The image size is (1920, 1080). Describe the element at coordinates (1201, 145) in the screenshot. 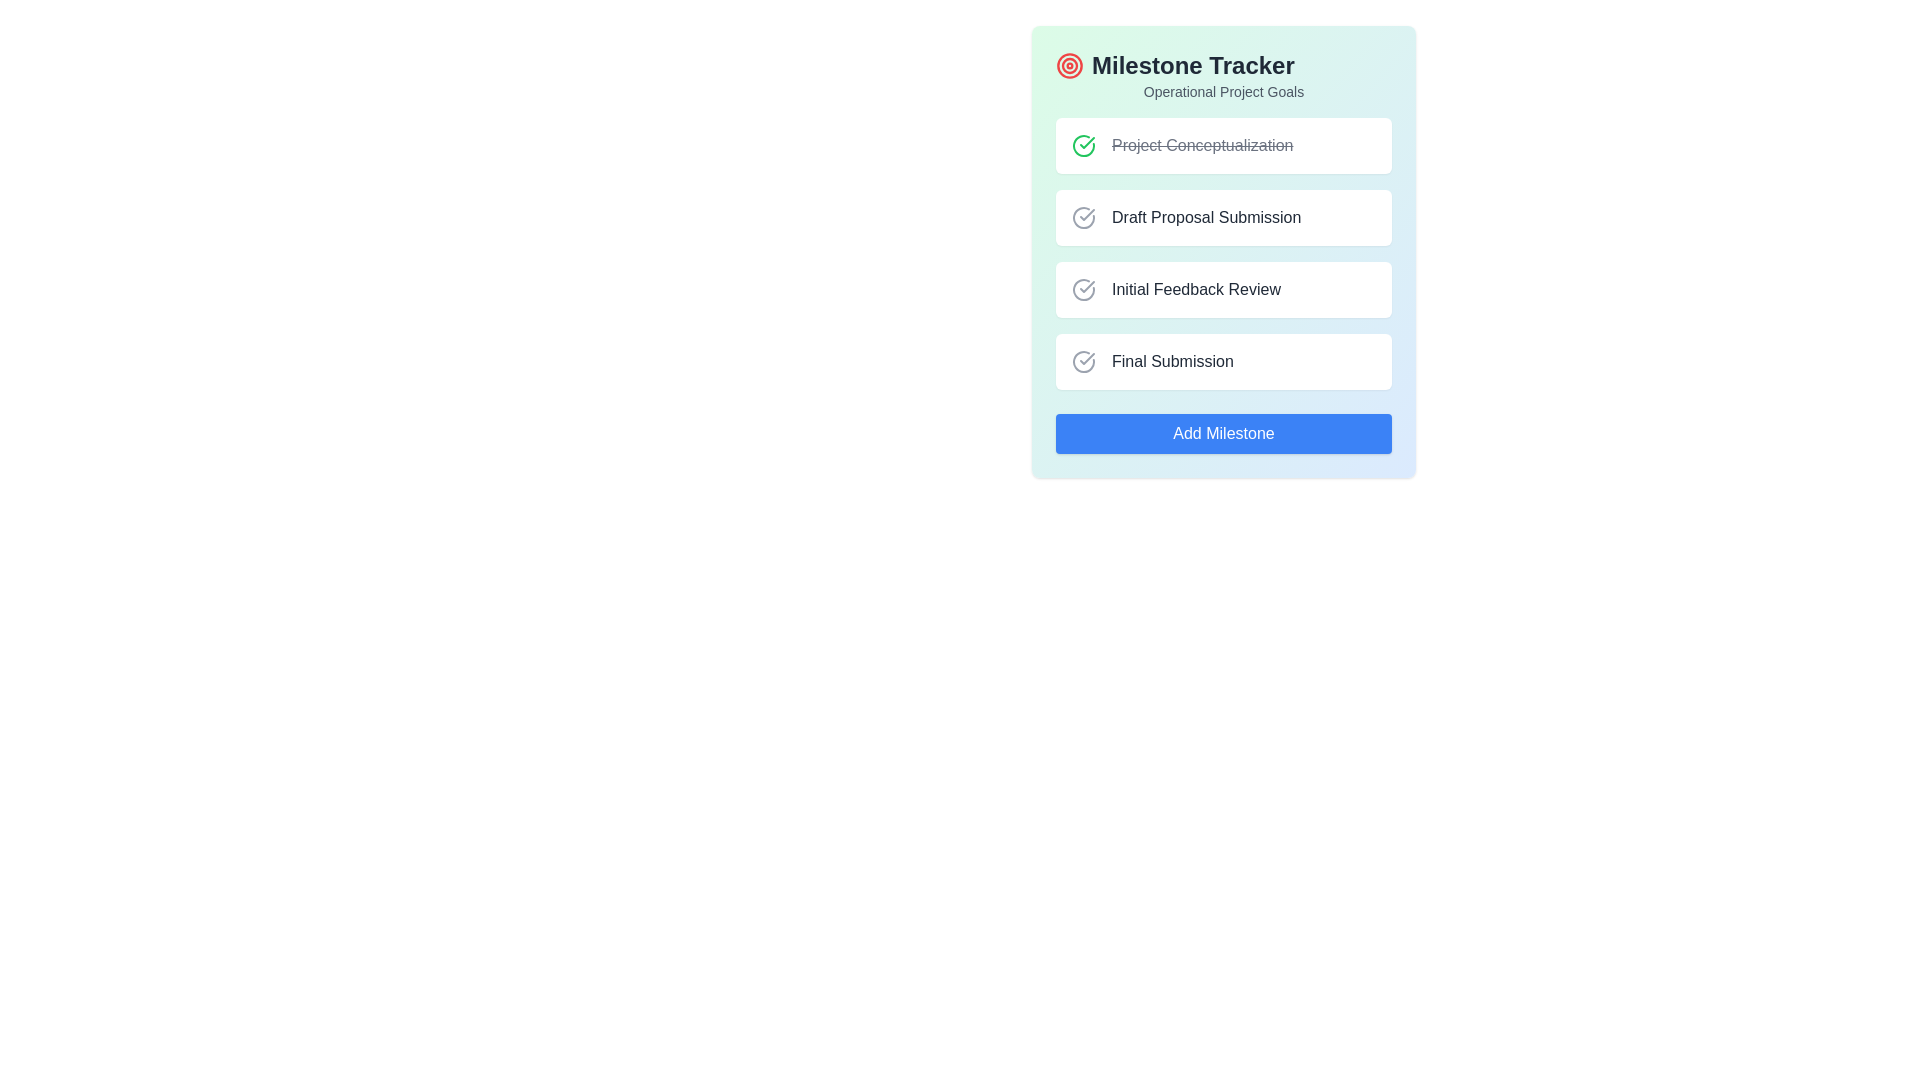

I see `the completion status of the milestone task represented by the text label located under the title 'Operational Project Goals' in the project tracker list` at that location.